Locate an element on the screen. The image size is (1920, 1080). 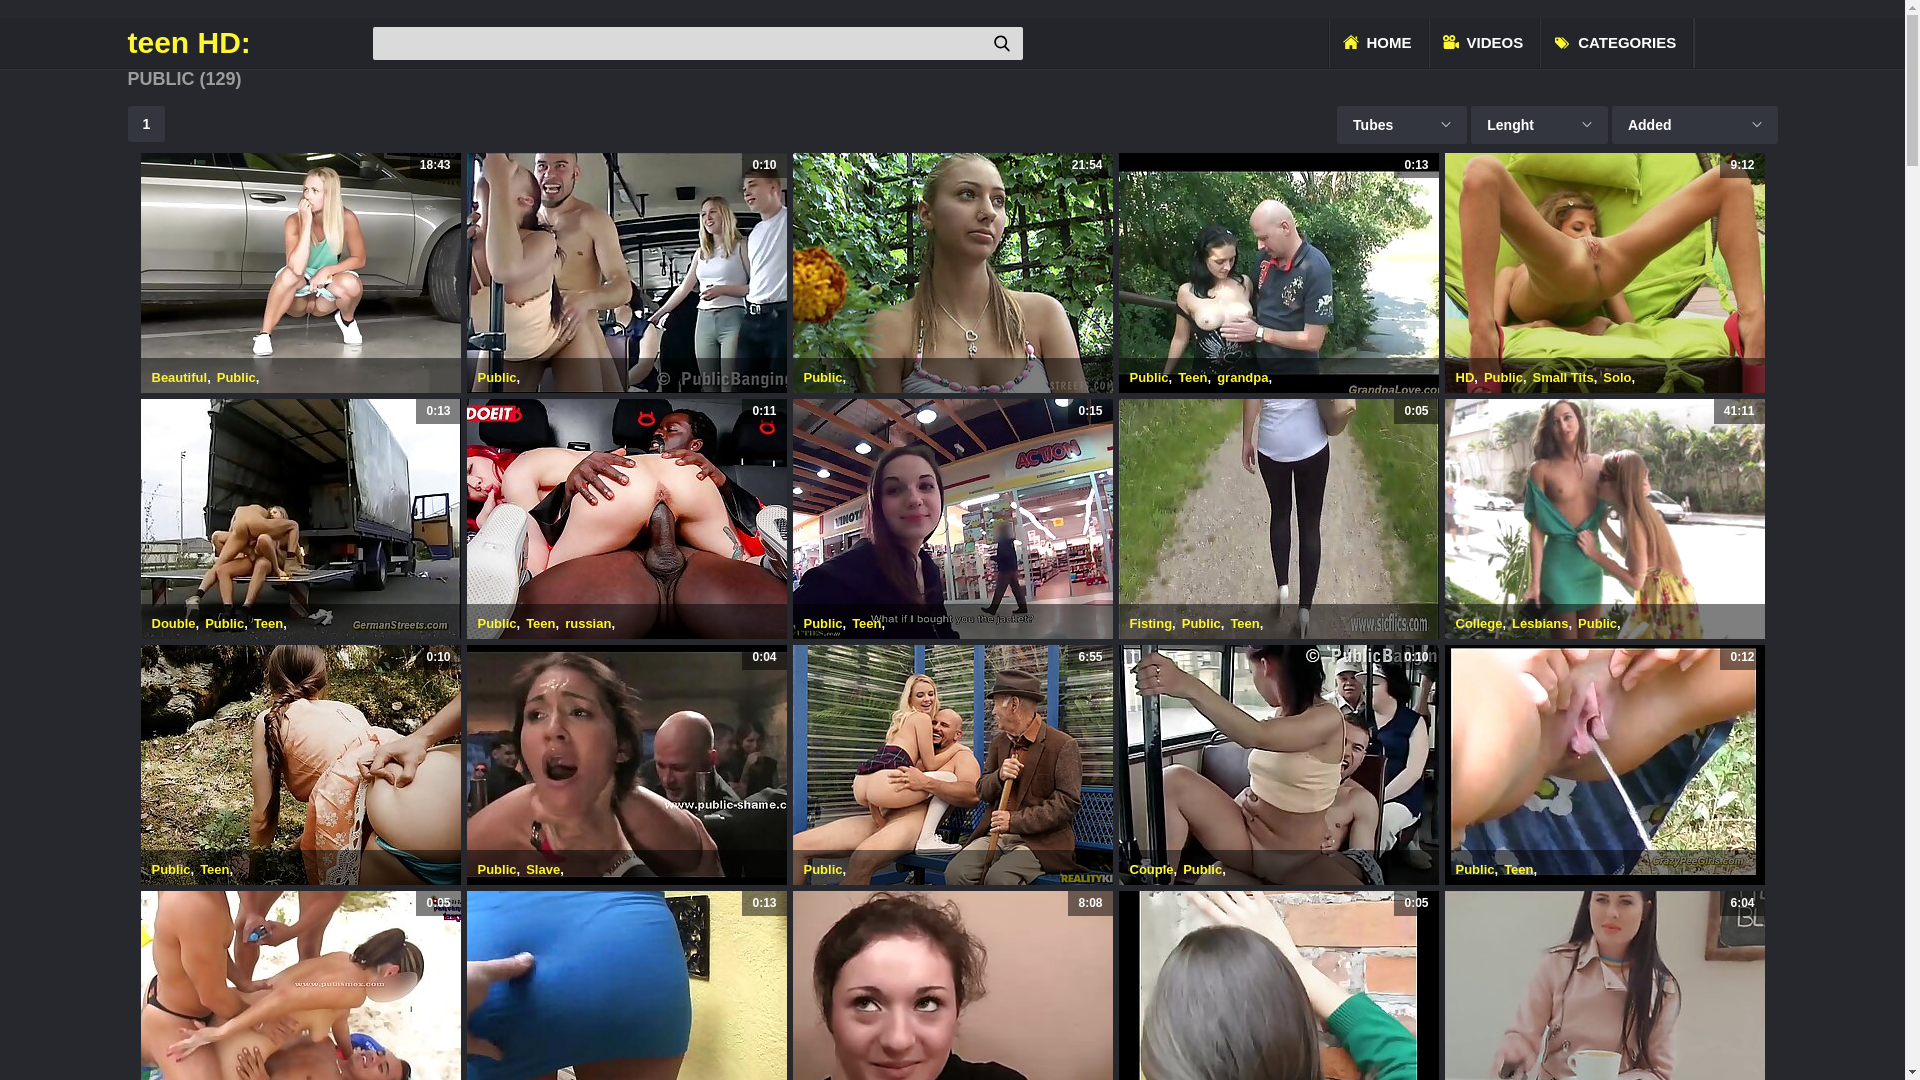
'College' is located at coordinates (1479, 622).